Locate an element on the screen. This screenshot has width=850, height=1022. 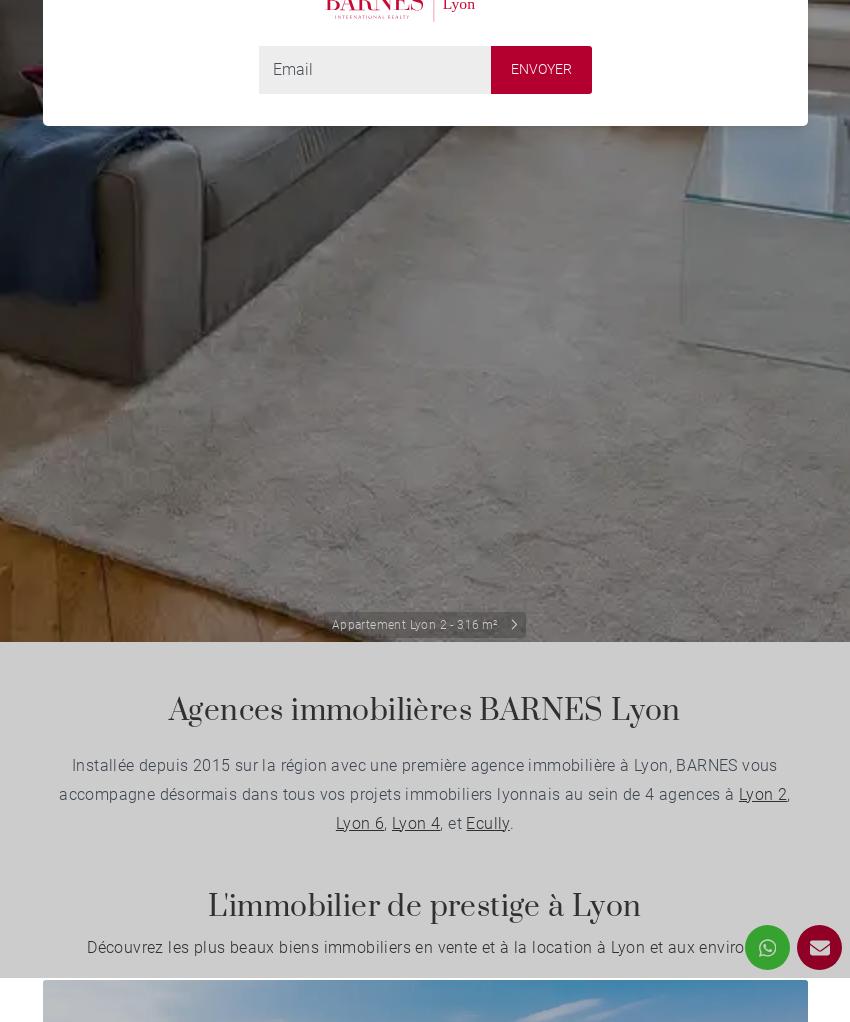
'Lyon 4' is located at coordinates (415, 821).